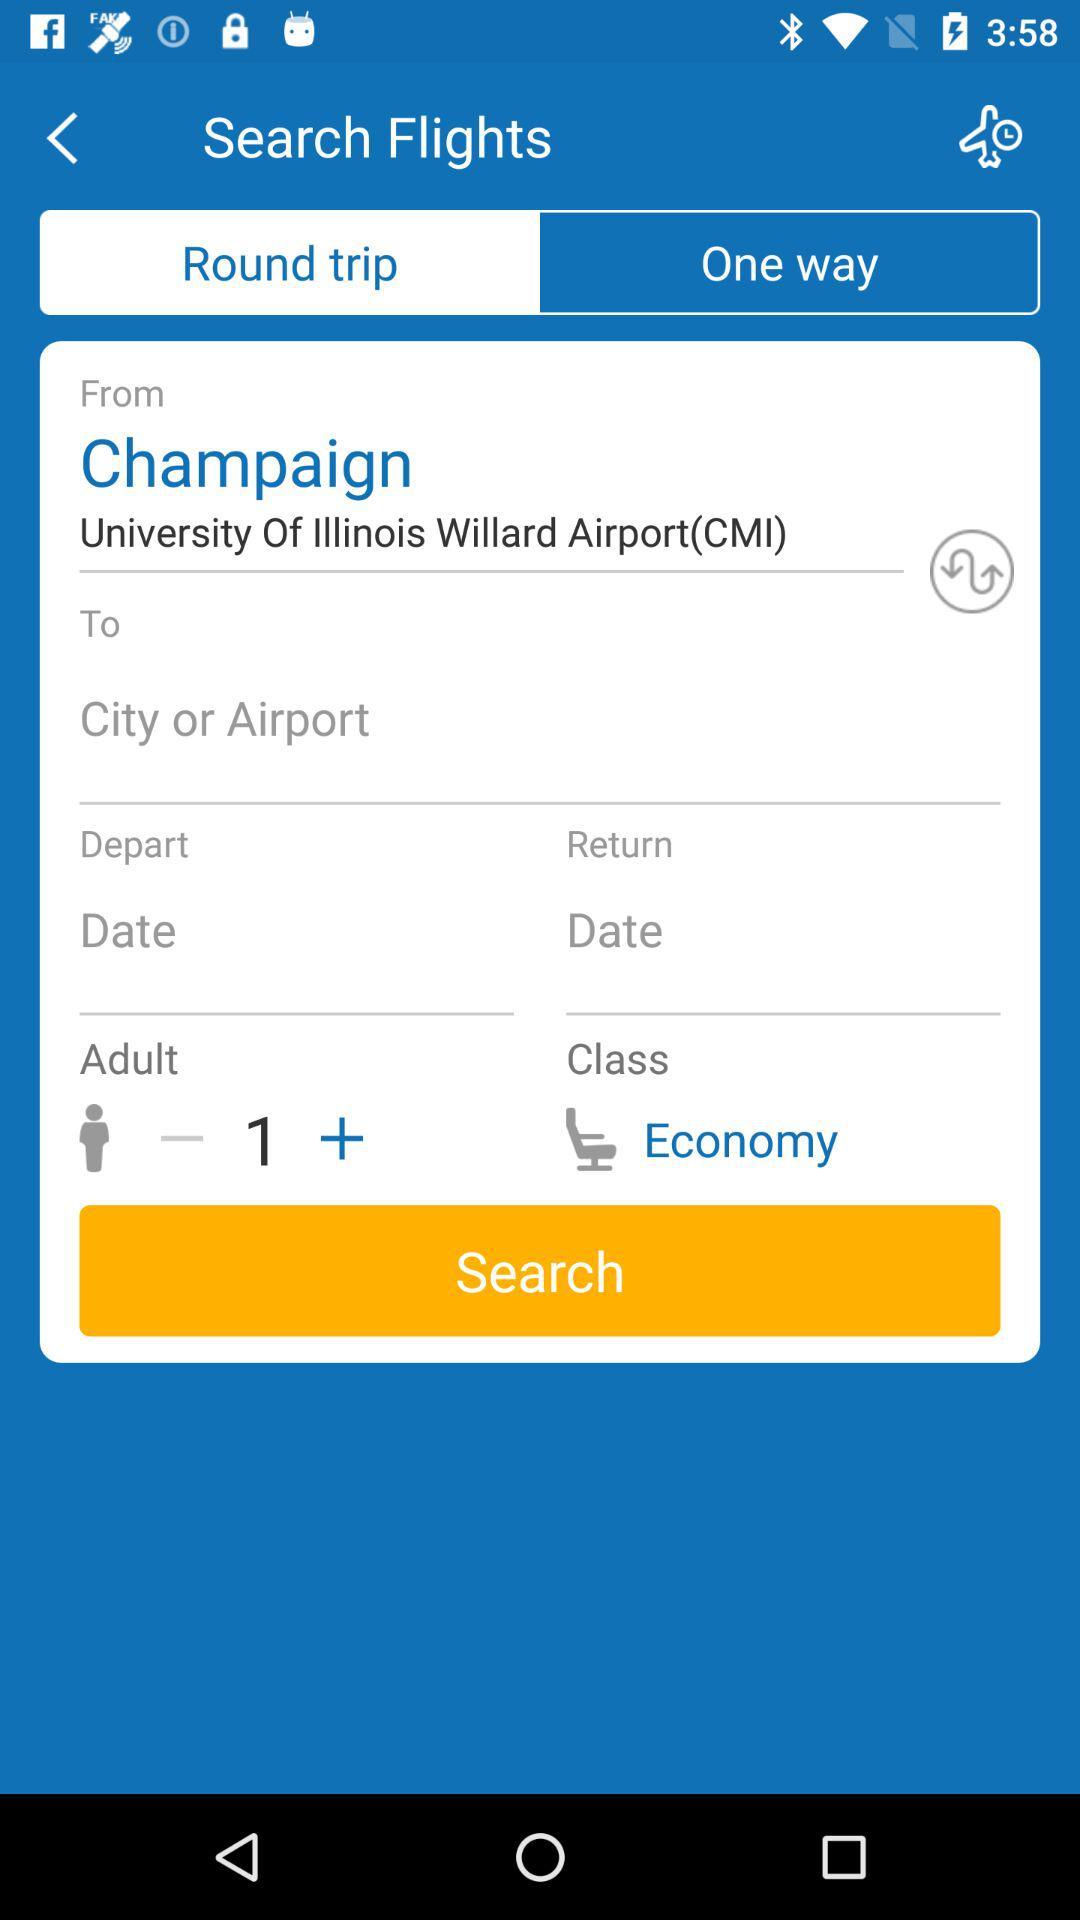 The width and height of the screenshot is (1080, 1920). What do you see at coordinates (189, 1138) in the screenshot?
I see `the icon to the left of the 1 icon` at bounding box center [189, 1138].